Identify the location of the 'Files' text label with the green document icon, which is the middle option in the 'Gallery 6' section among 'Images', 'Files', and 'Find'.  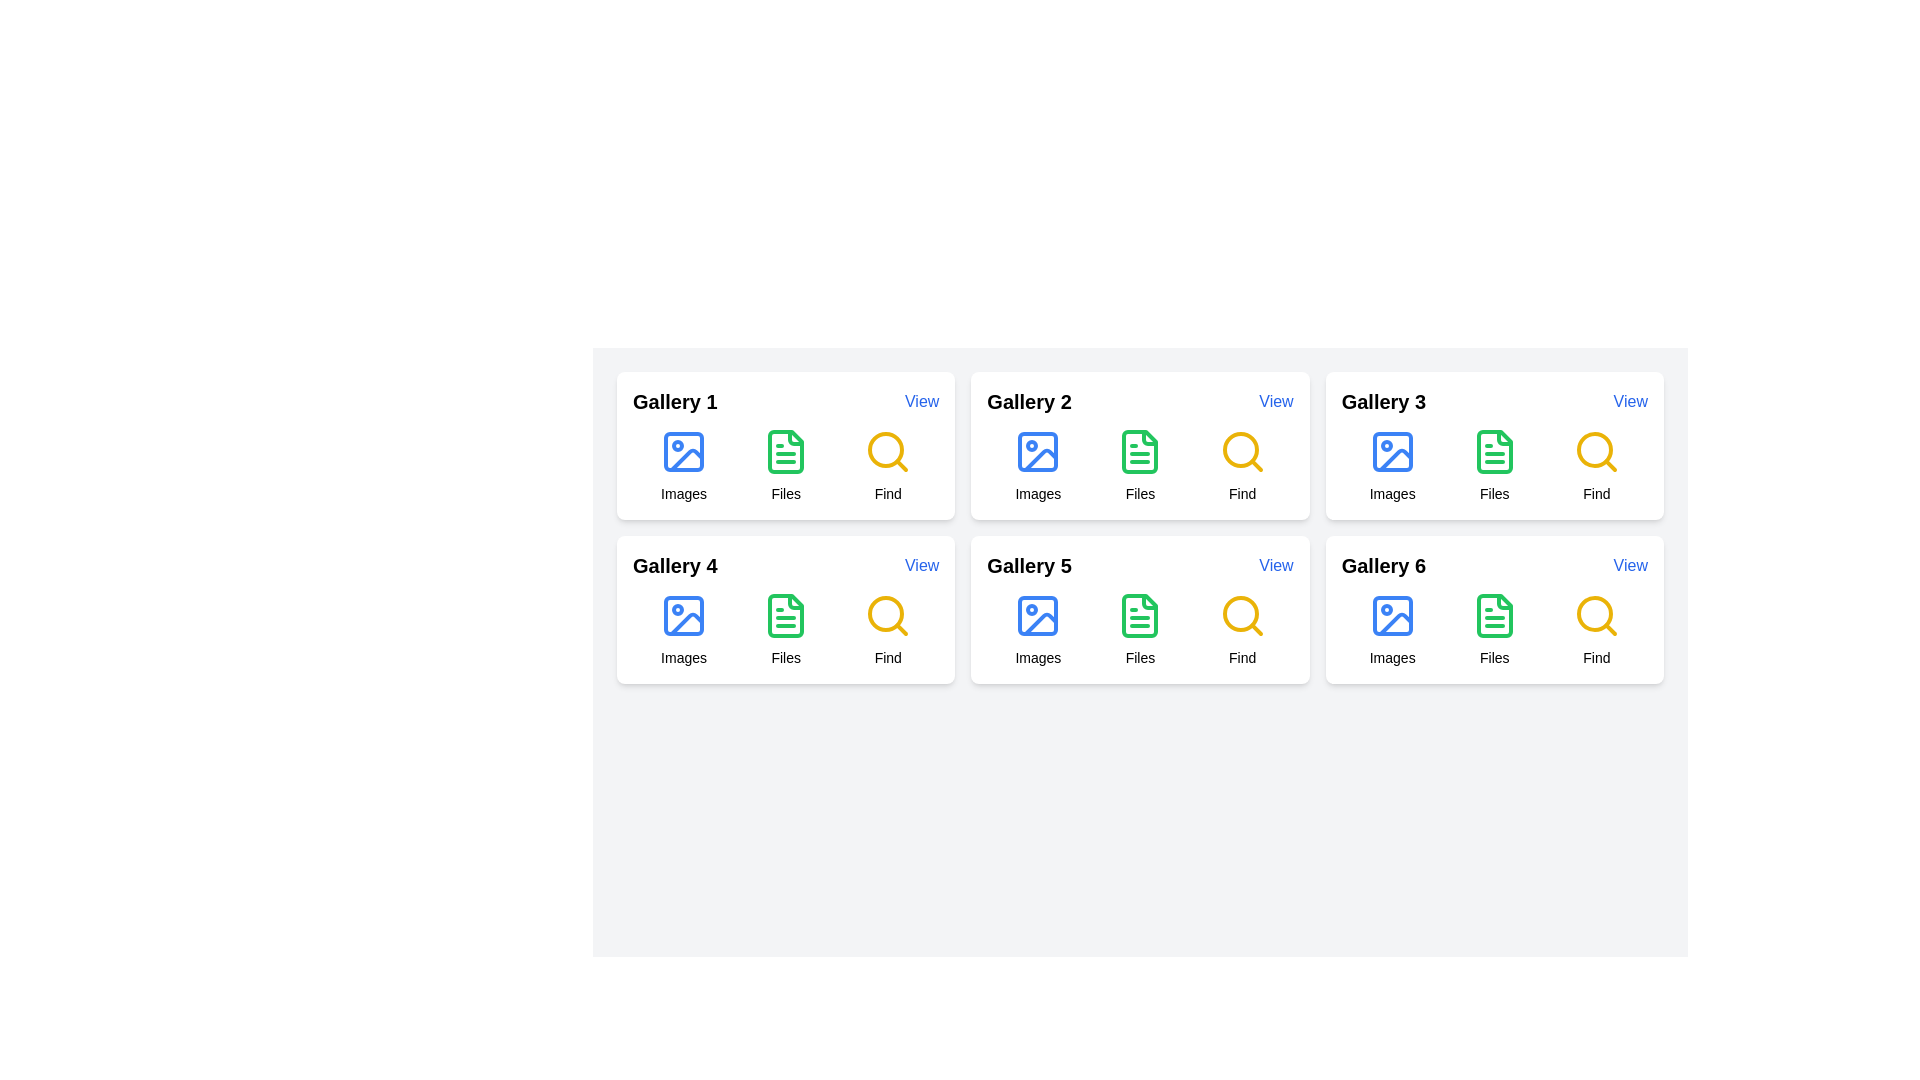
(1494, 628).